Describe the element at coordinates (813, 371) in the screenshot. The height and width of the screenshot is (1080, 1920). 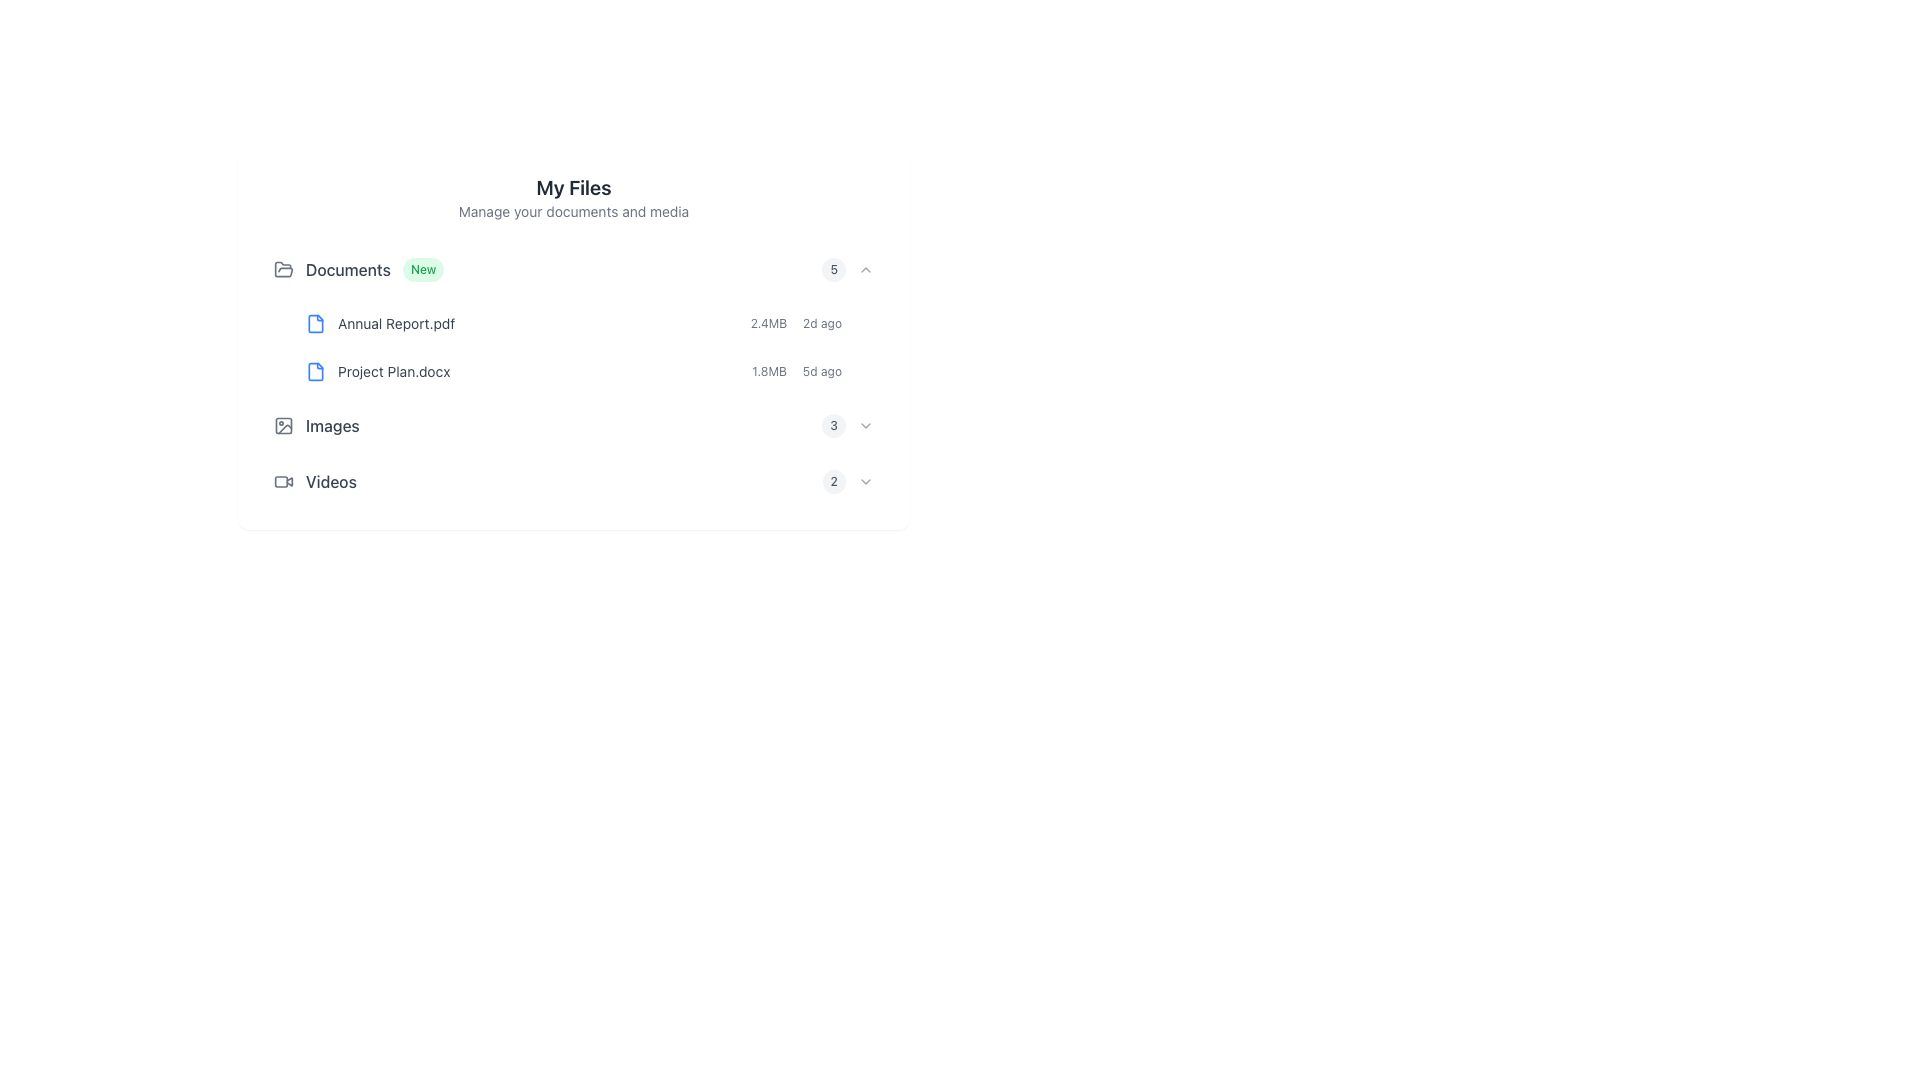
I see `the text component displaying '1.8MB' and '5d ago' in light gray font, located adjacent to the download icon for 'Project Plan.docx'` at that location.